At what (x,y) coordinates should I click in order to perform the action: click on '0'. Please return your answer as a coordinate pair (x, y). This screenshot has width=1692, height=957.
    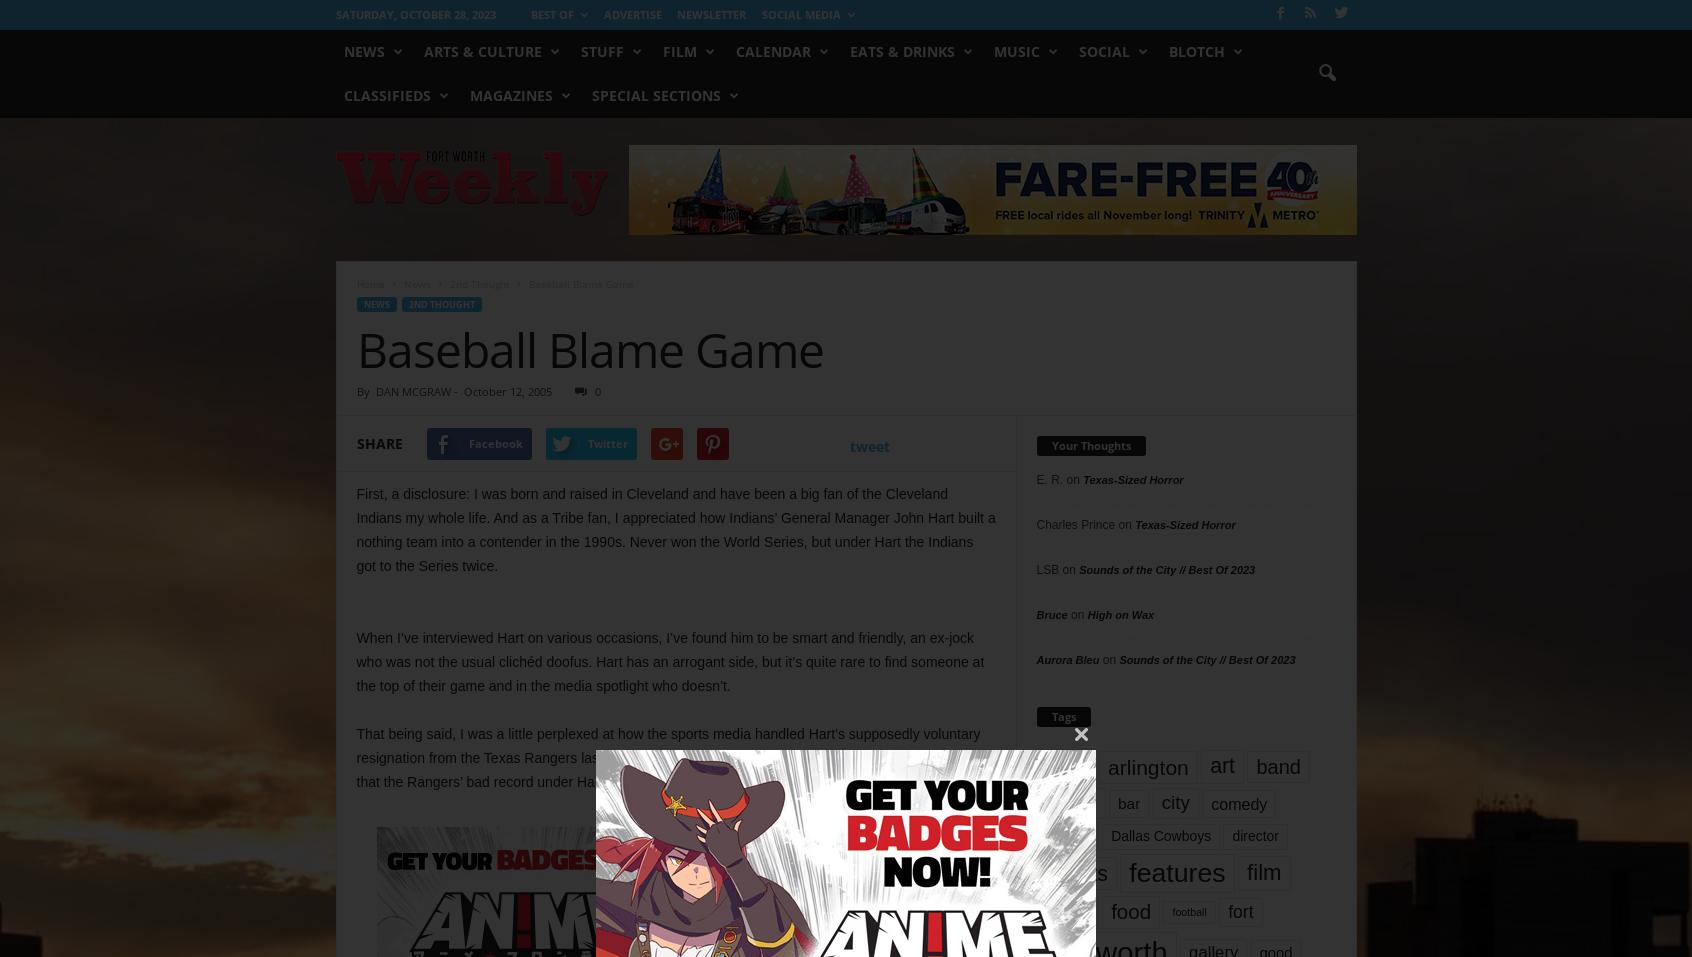
    Looking at the image, I should click on (595, 390).